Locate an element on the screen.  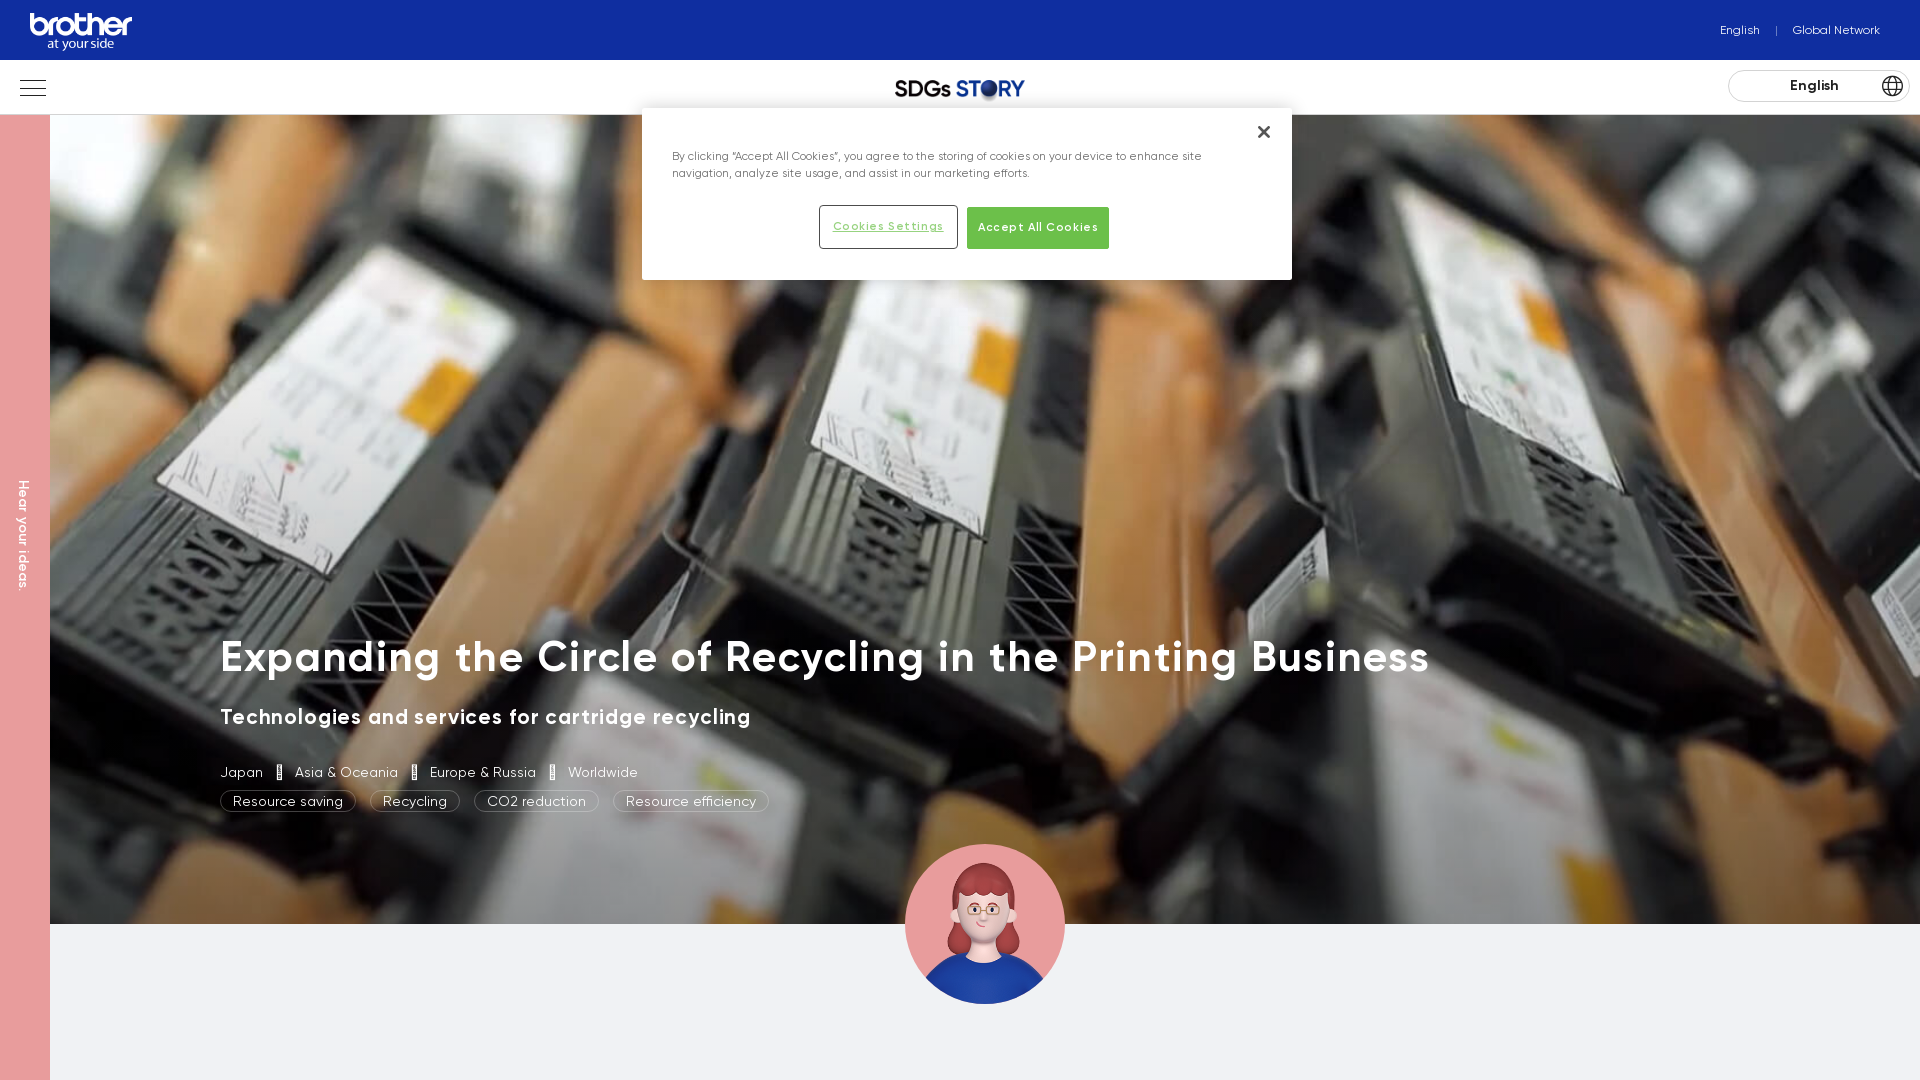
'Recycling' is located at coordinates (369, 800).